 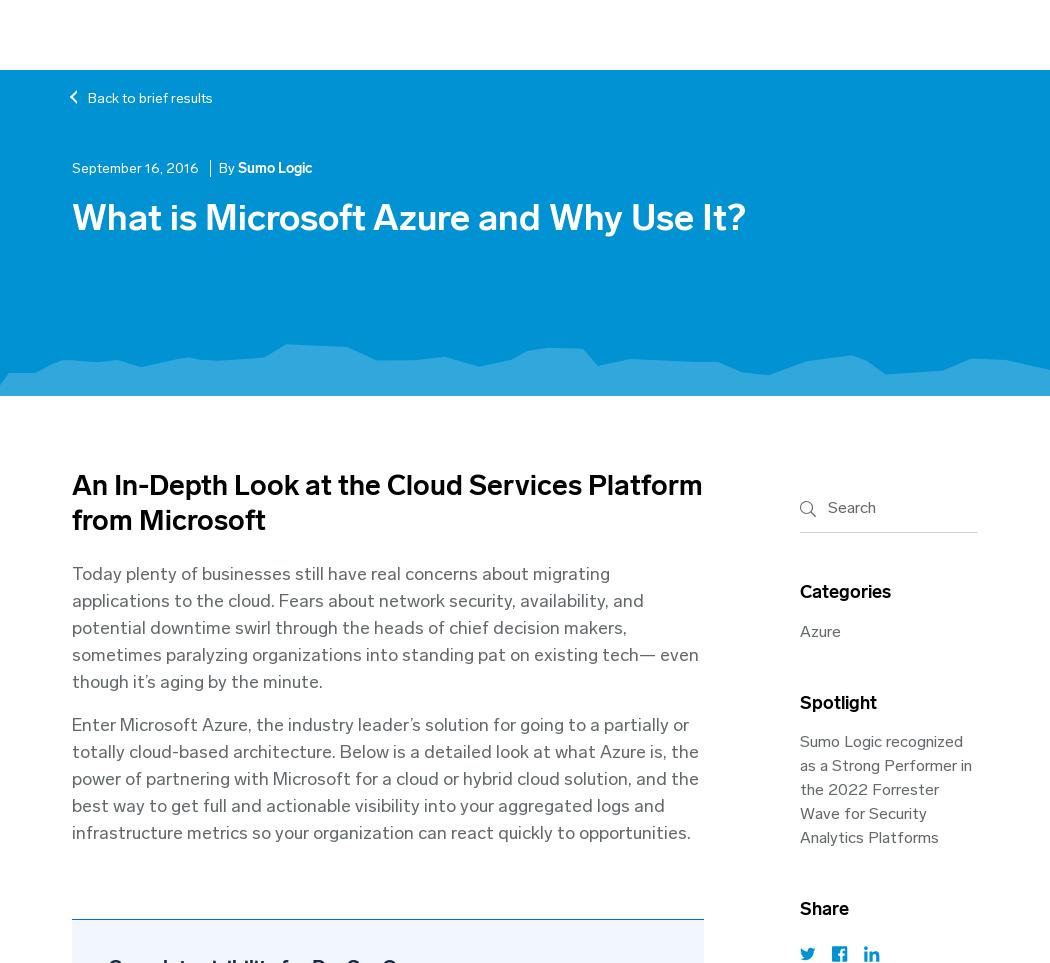 I want to click on 'DevOps & IT Operations,', so click(x=195, y=490).